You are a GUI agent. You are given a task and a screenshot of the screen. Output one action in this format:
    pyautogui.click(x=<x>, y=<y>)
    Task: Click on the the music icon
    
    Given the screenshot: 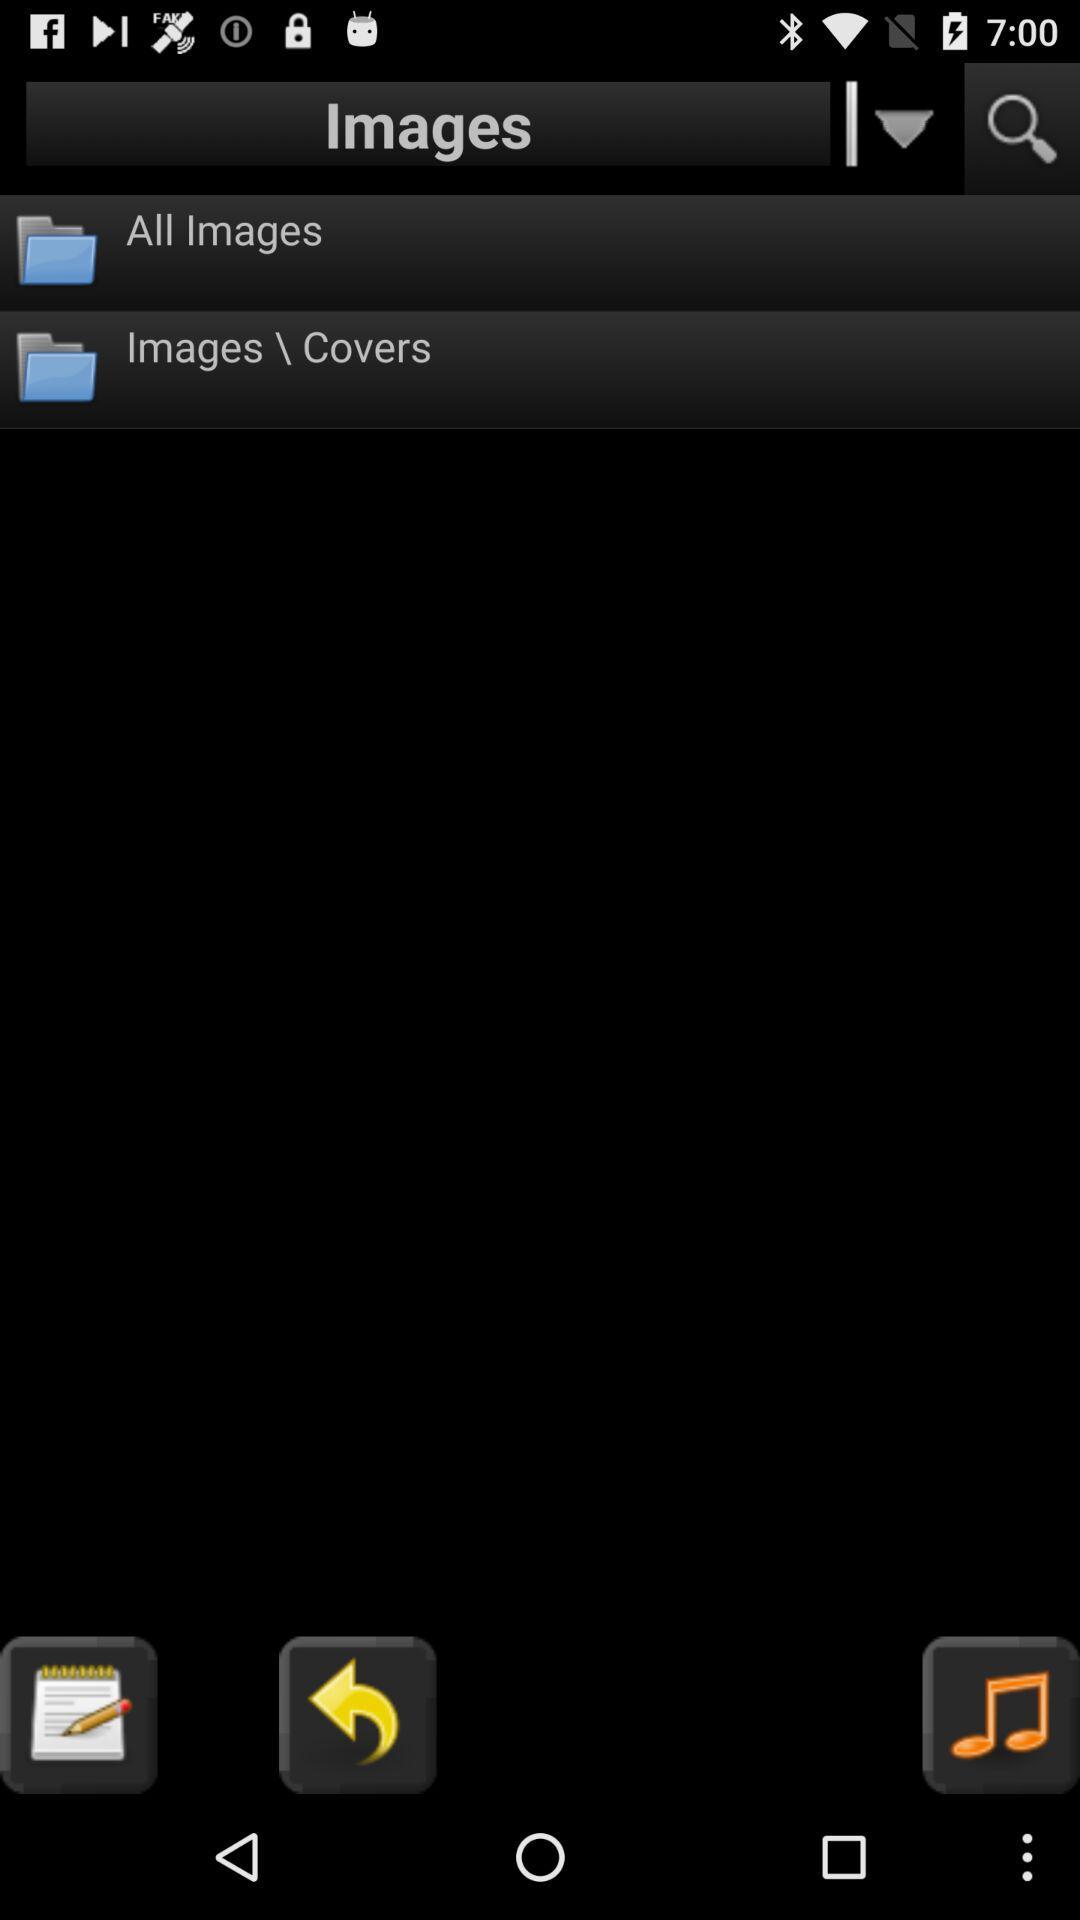 What is the action you would take?
    pyautogui.click(x=1001, y=1835)
    